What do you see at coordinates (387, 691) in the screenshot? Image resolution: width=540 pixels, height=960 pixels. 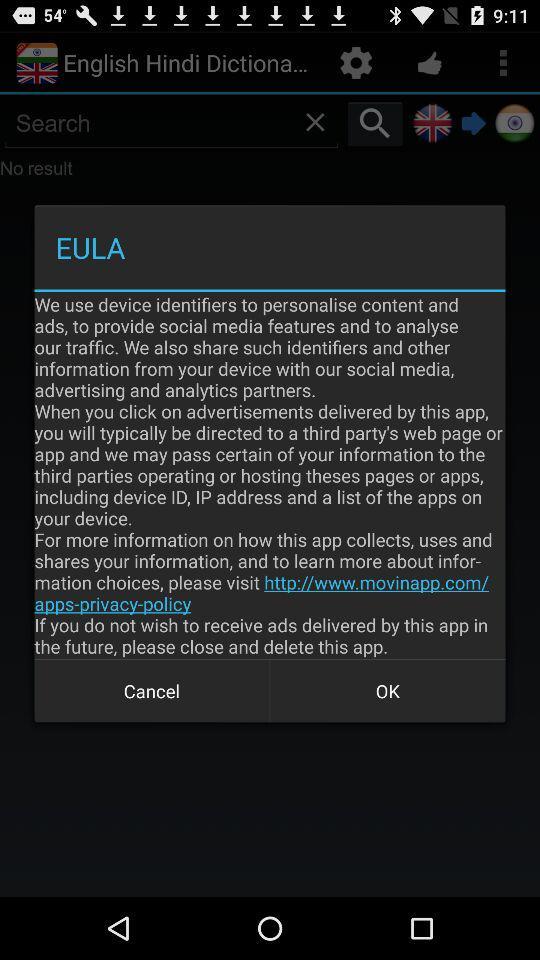 I see `ok icon` at bounding box center [387, 691].